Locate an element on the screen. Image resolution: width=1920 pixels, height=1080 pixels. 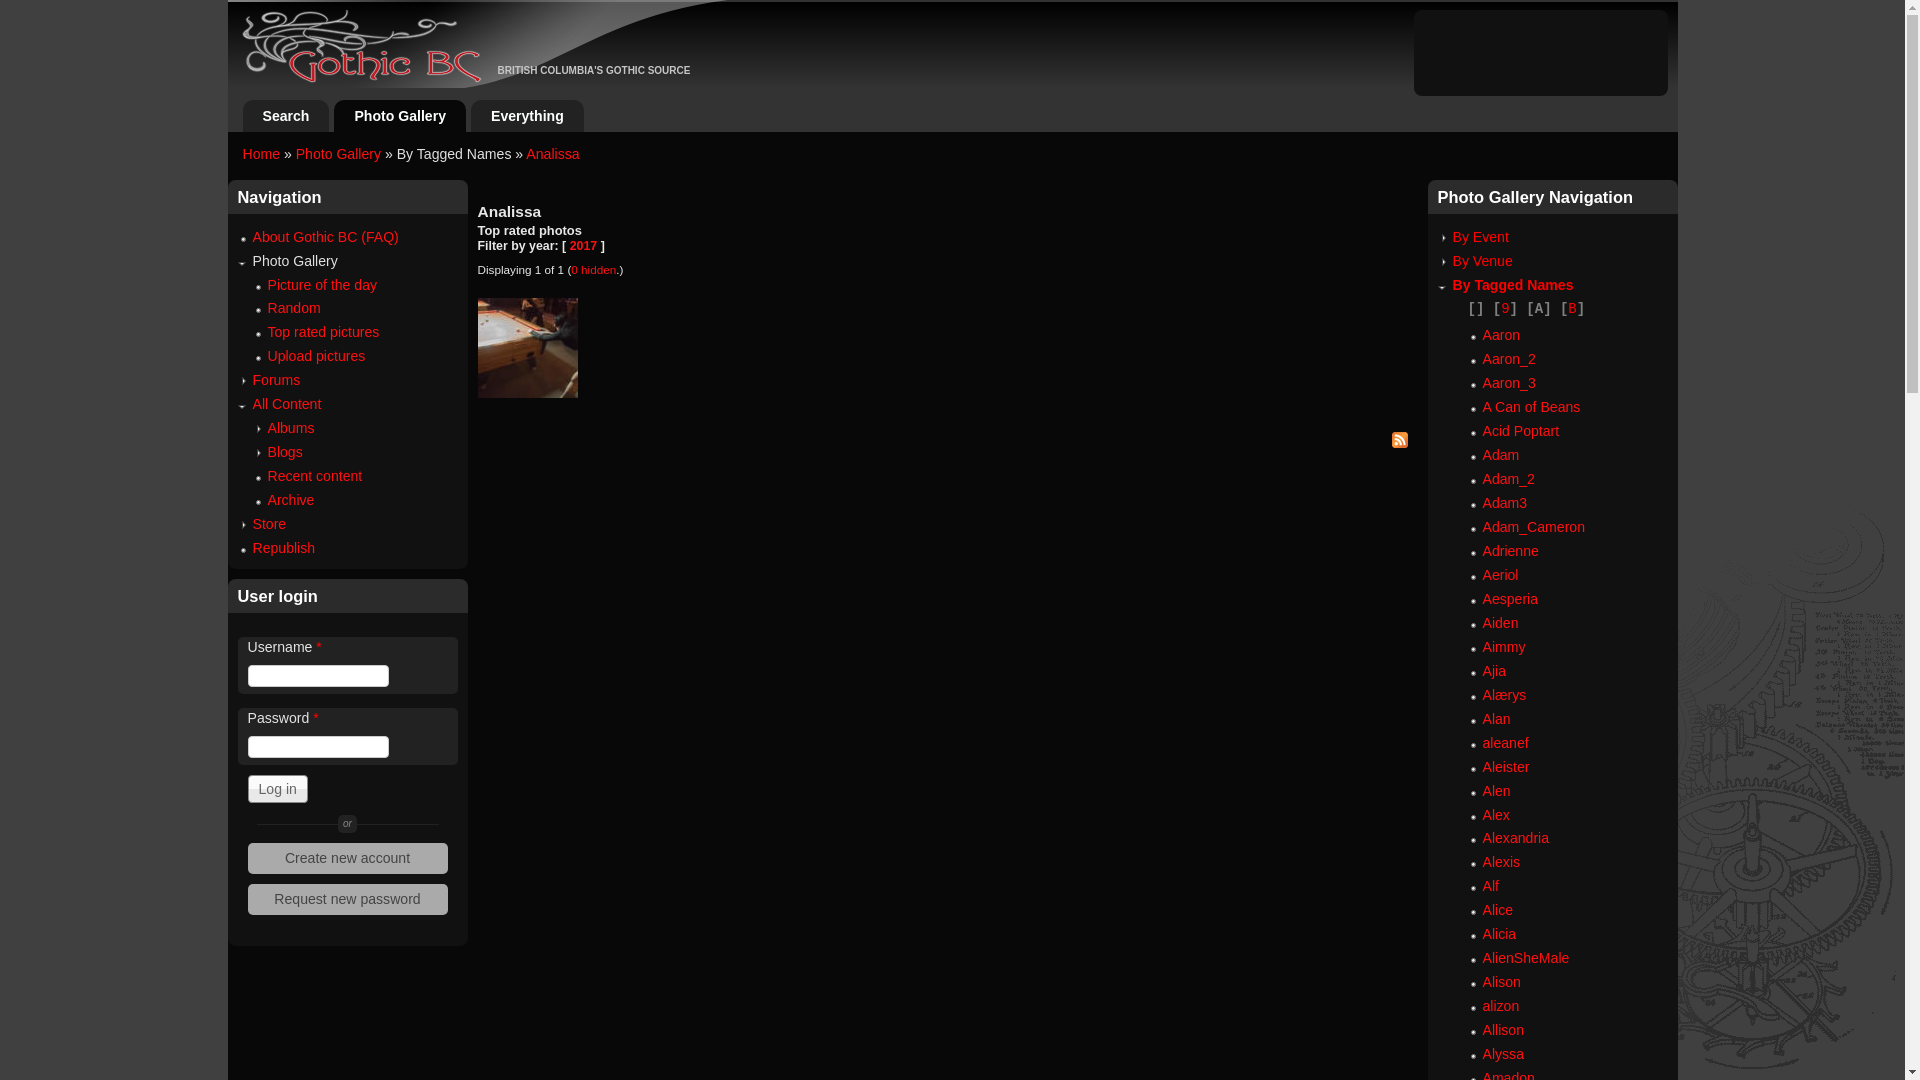
'AlienSheMale' is located at coordinates (1524, 956).